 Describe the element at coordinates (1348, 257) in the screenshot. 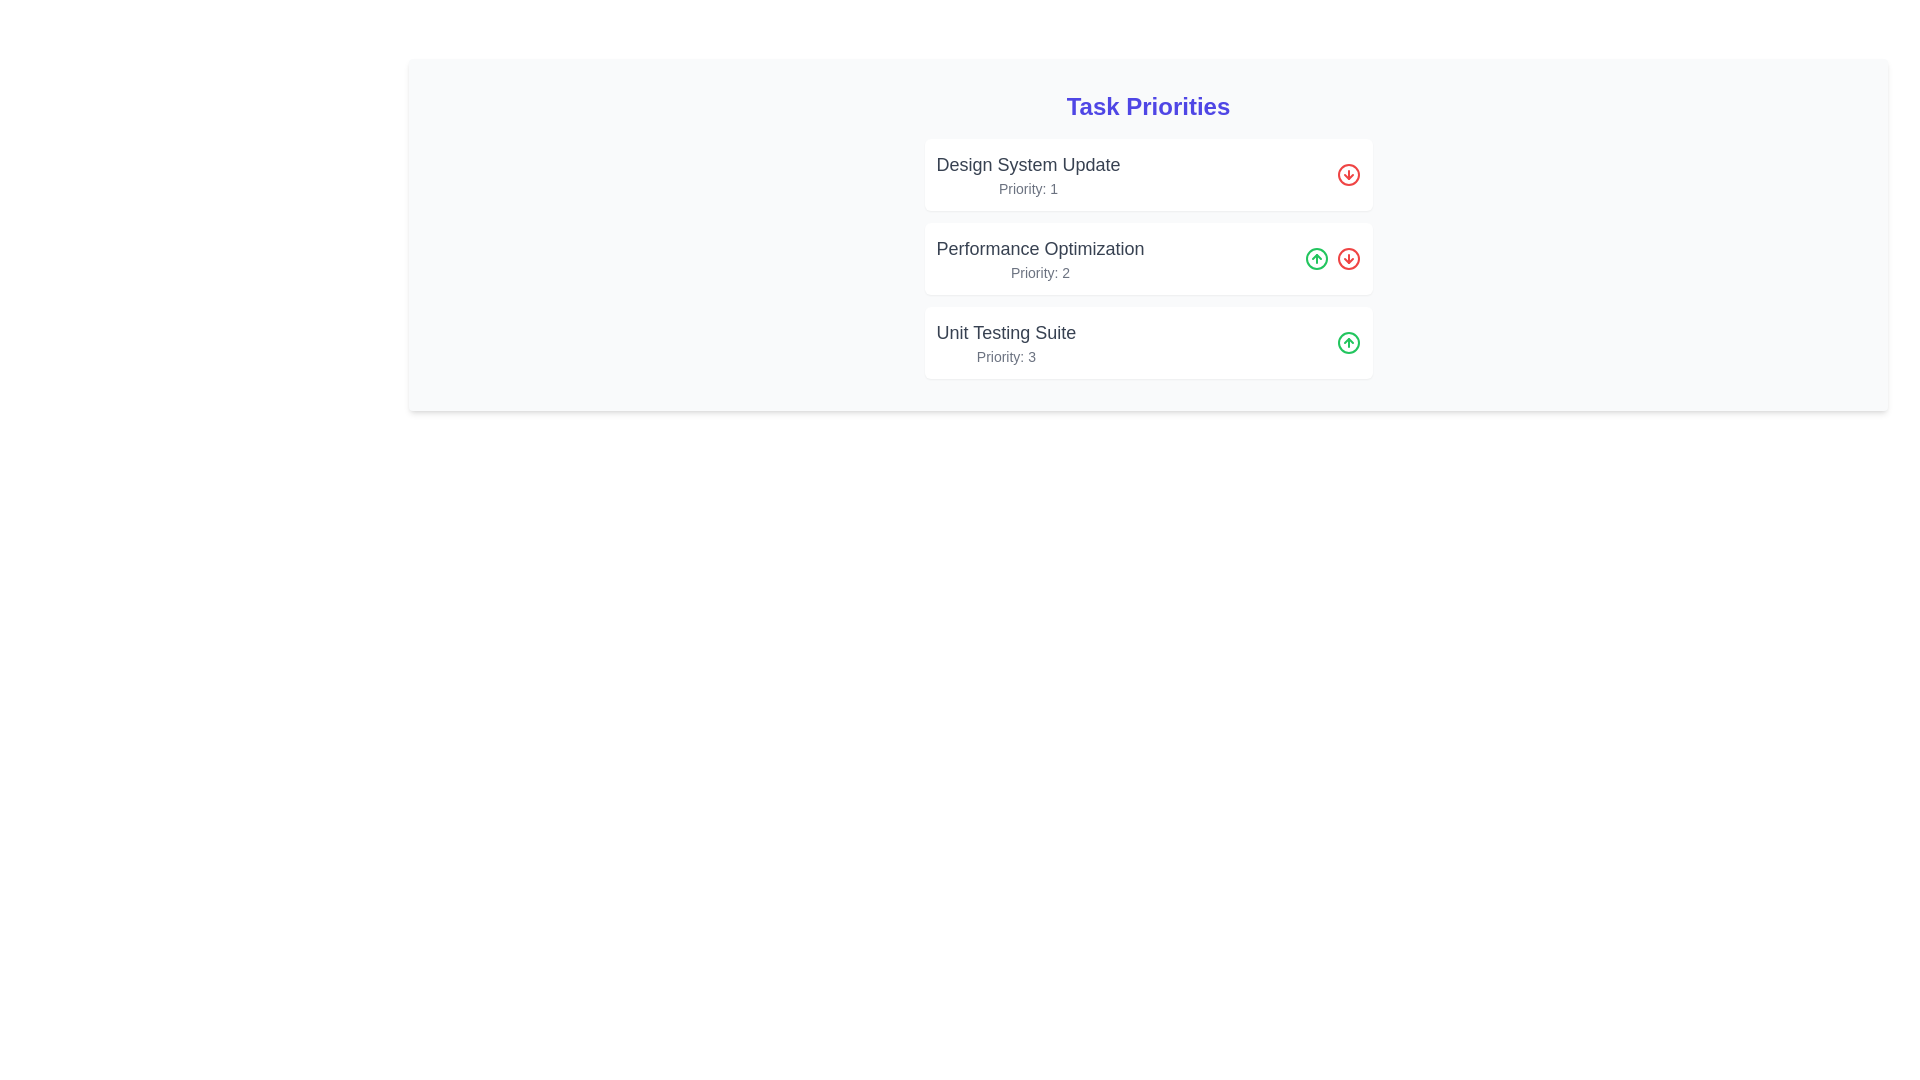

I see `'Move Down' button for the task labeled 'Performance Optimization'` at that location.